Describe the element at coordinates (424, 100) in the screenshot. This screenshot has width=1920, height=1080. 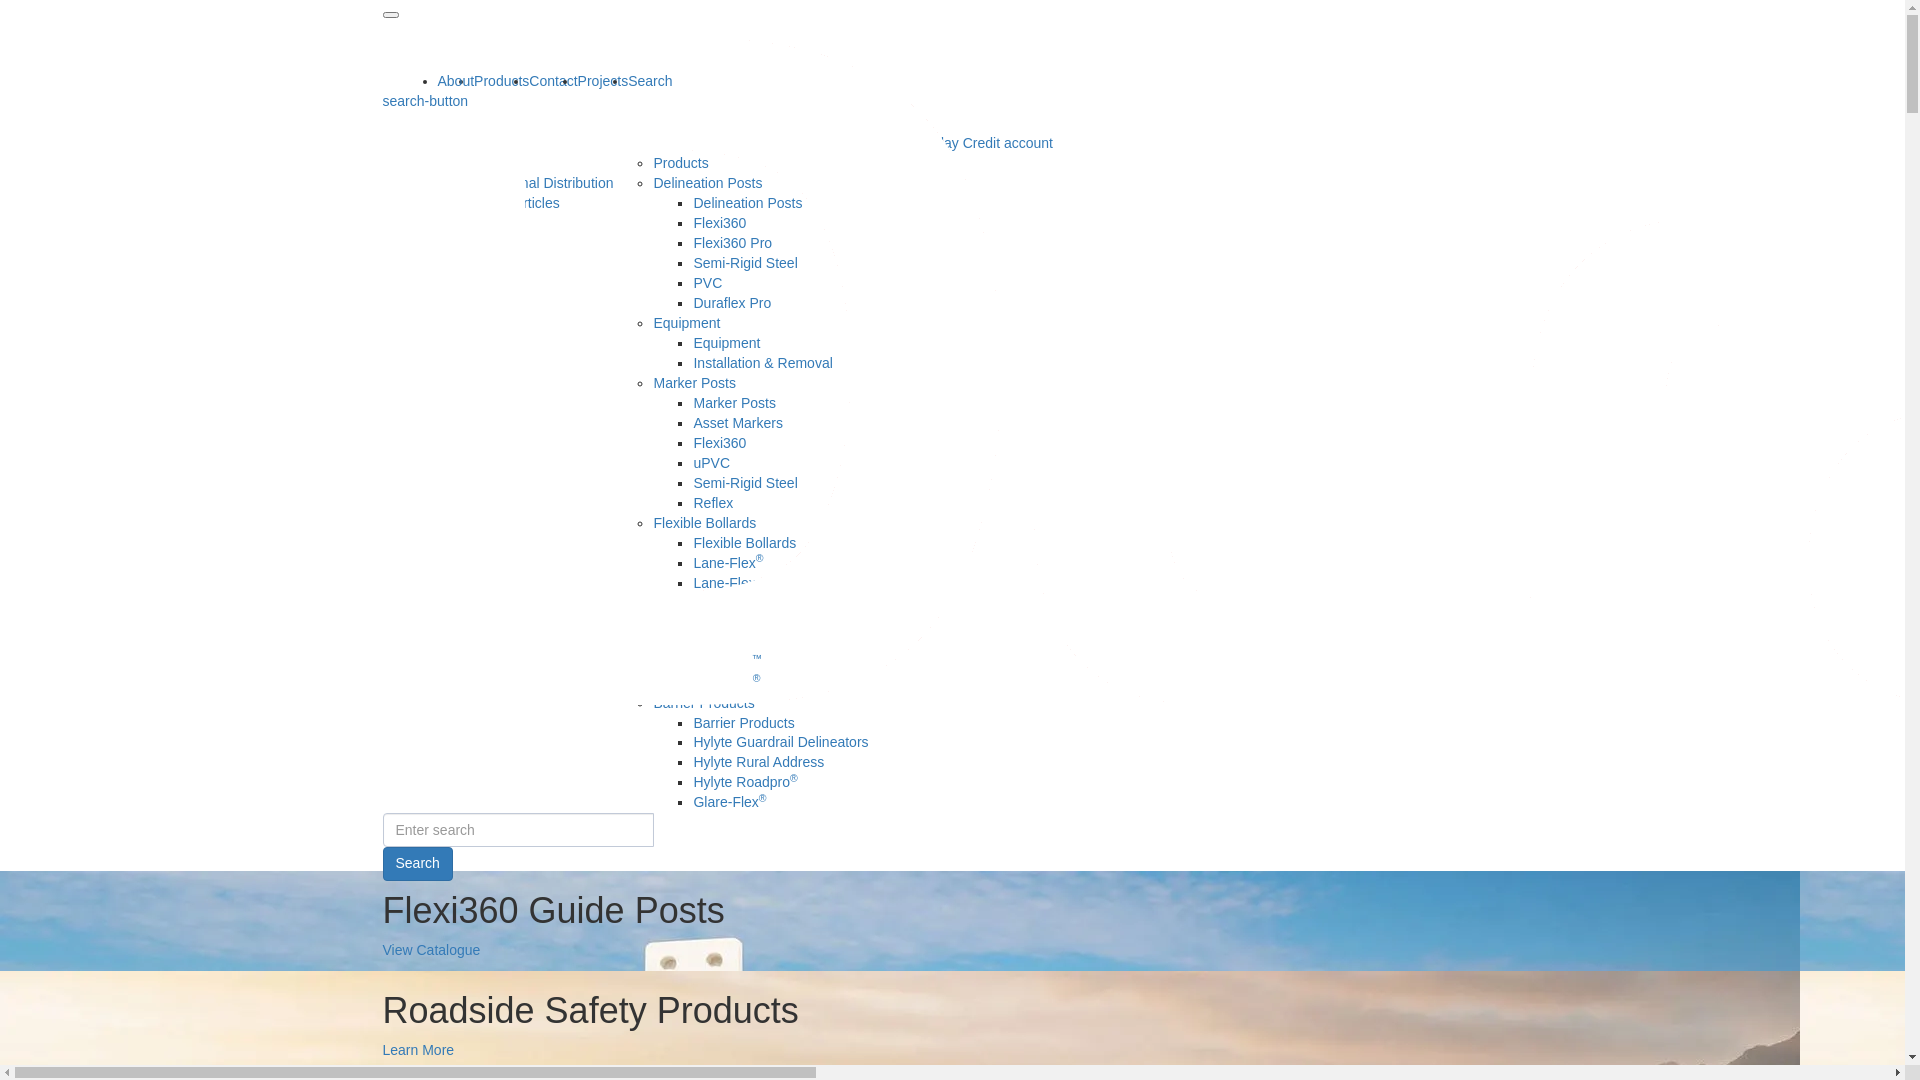
I see `'search-button'` at that location.